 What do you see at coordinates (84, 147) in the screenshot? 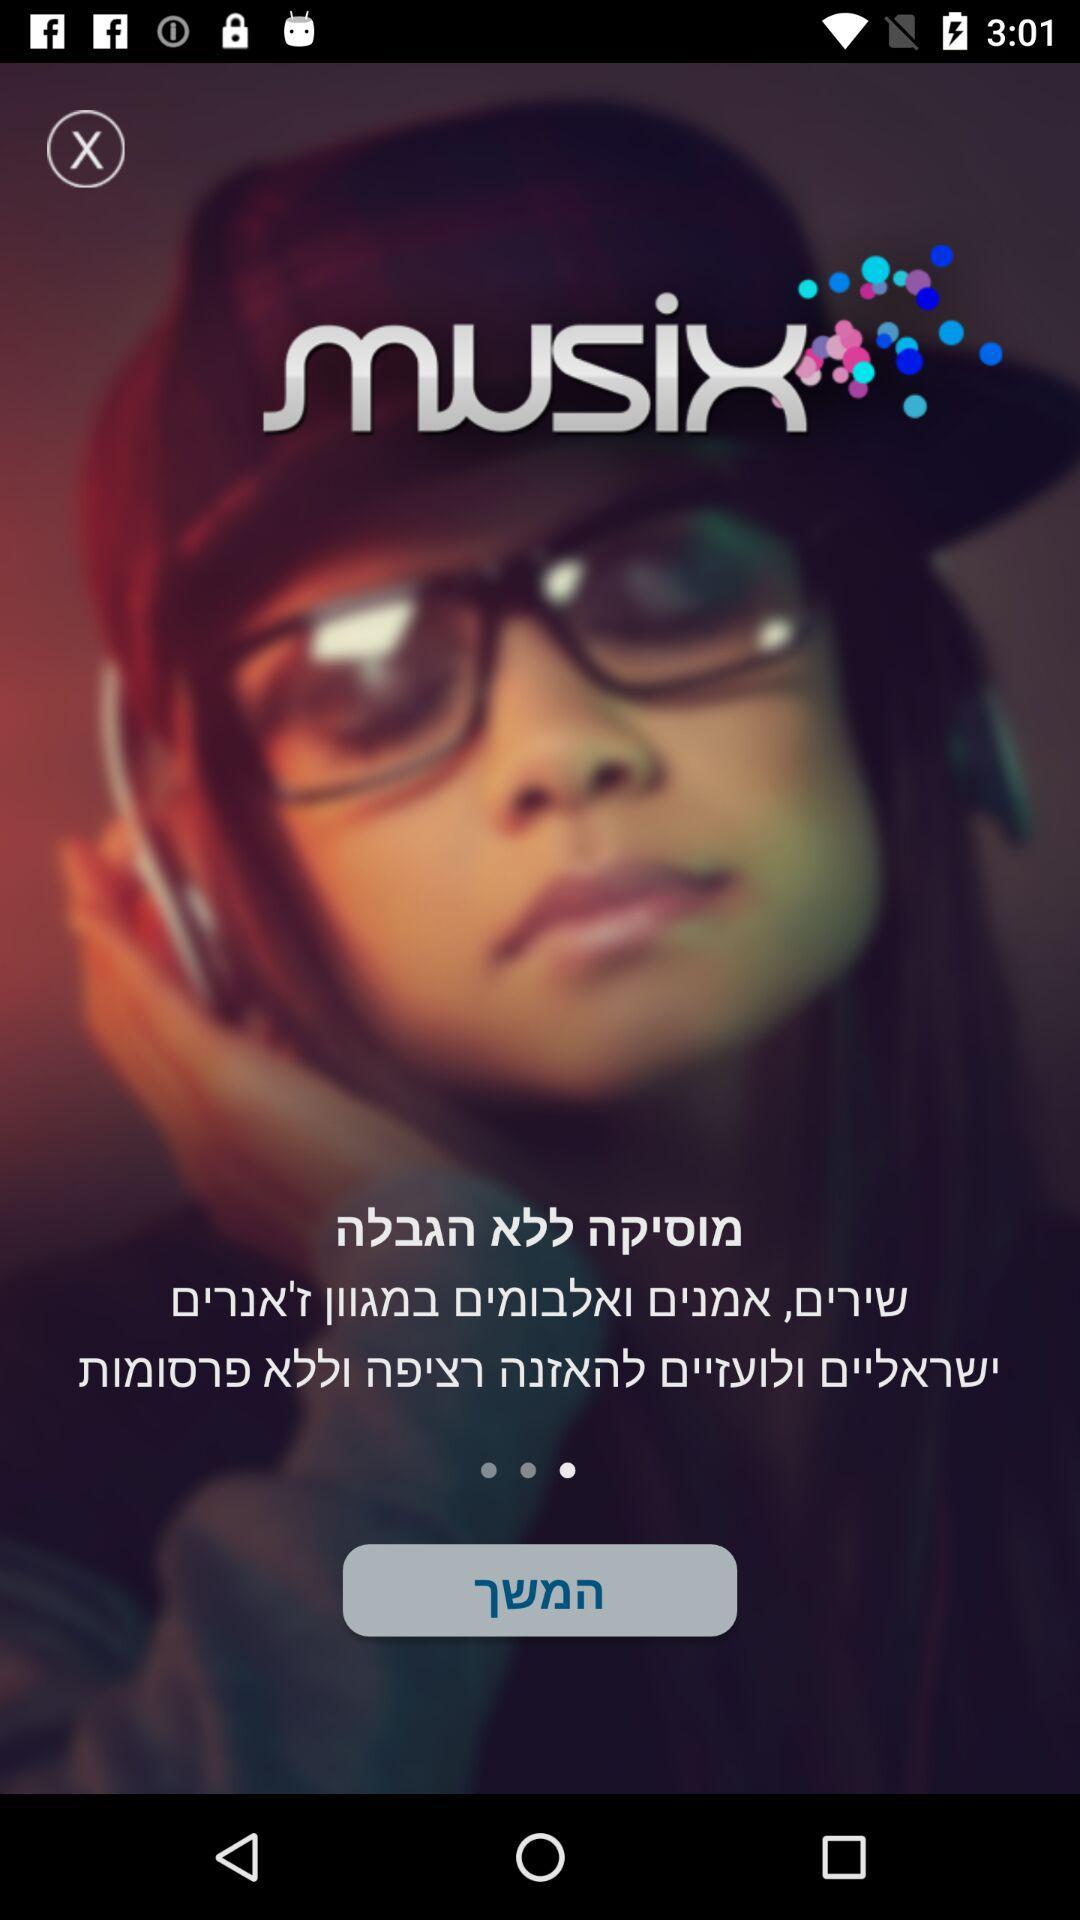
I see `the icon at the top left corner` at bounding box center [84, 147].